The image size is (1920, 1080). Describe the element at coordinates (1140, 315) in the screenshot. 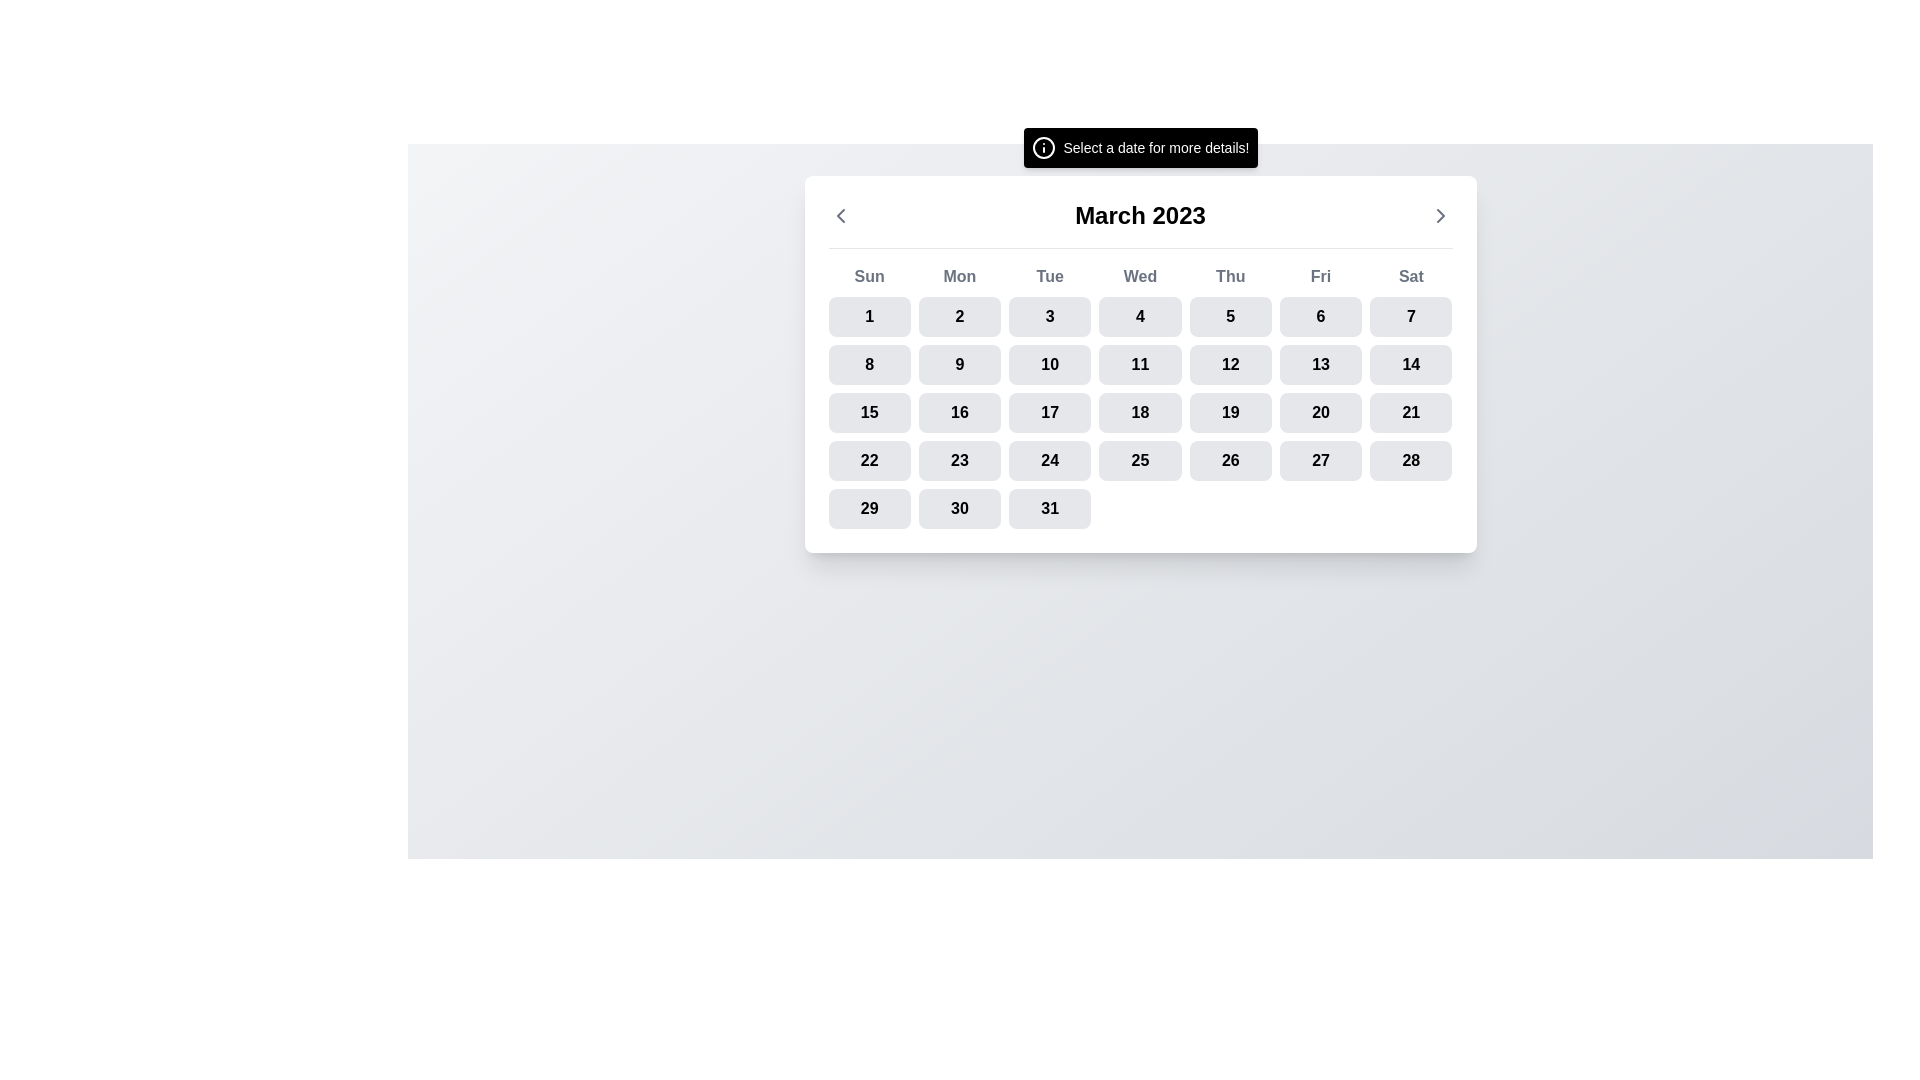

I see `the rounded rectangular button with a light gray background containing the number '4'` at that location.